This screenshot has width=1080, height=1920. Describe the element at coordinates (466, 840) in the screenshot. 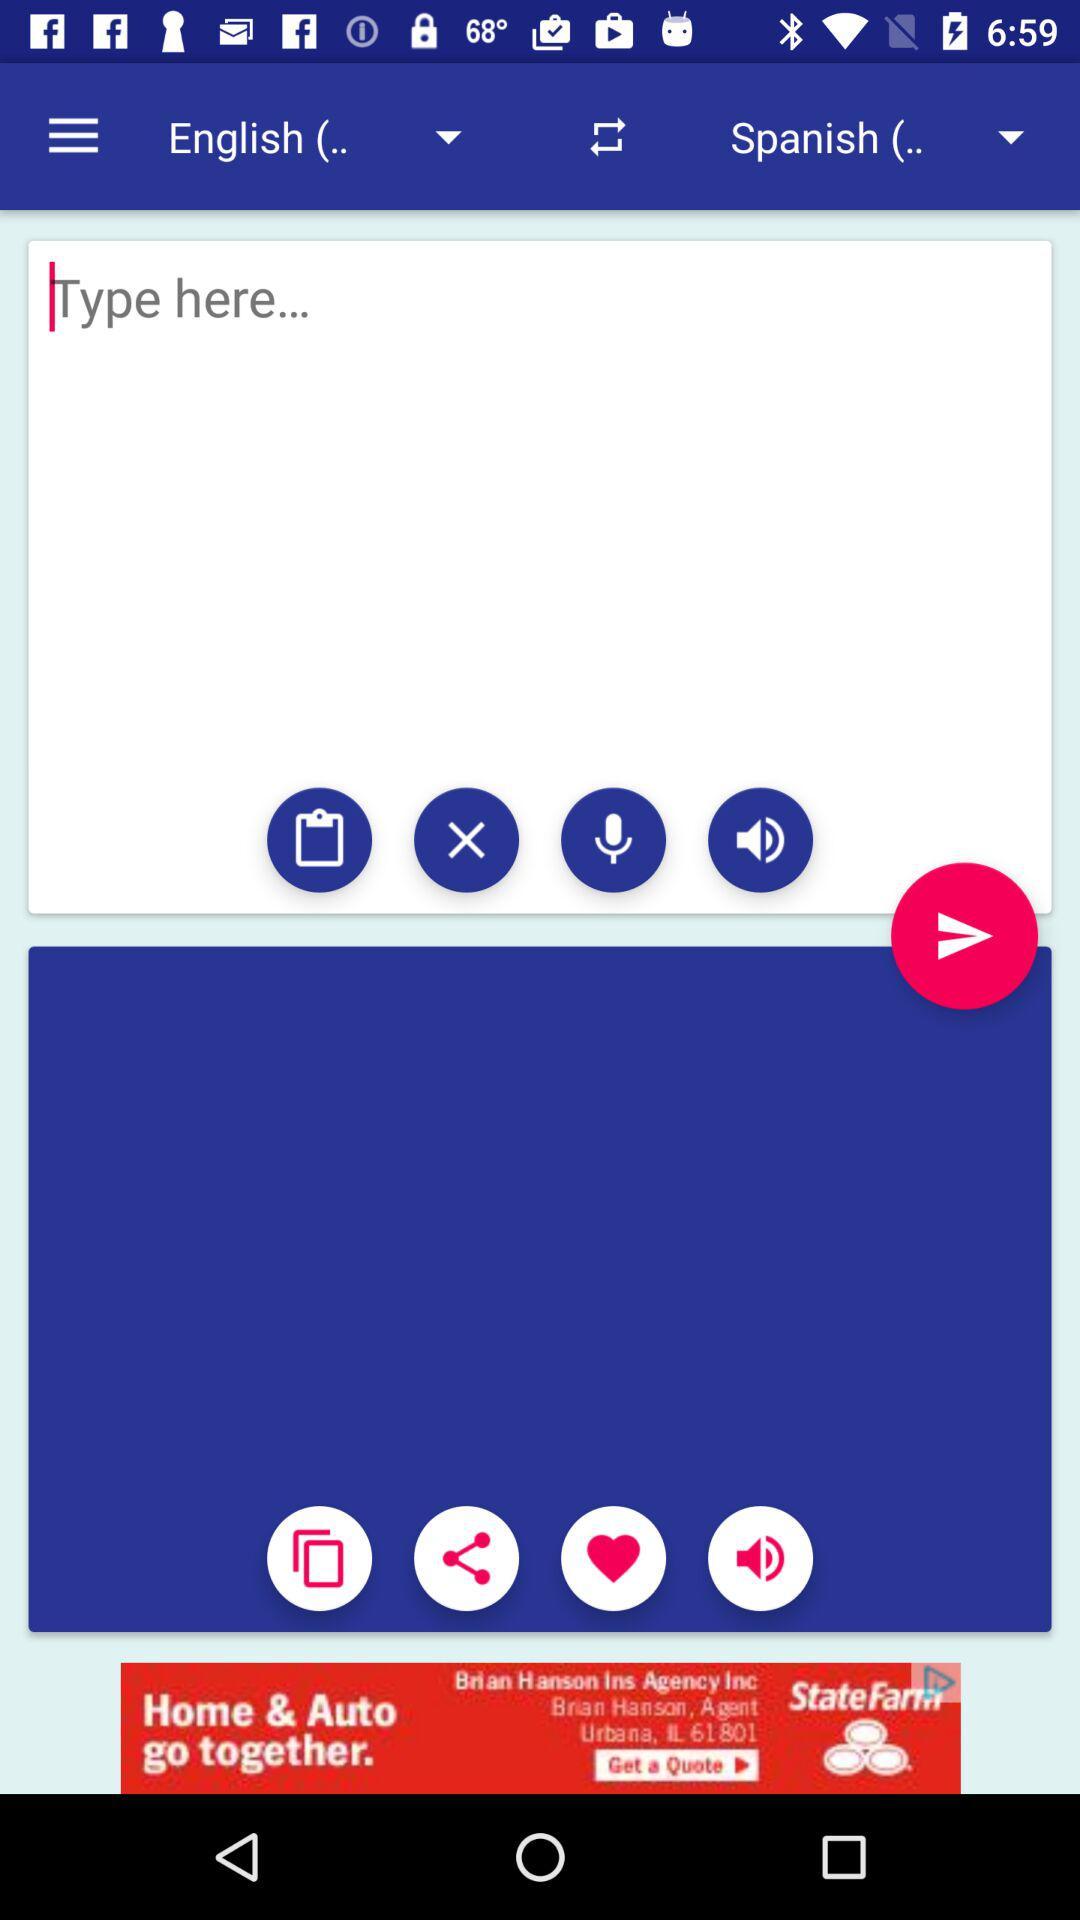

I see `switch` at that location.